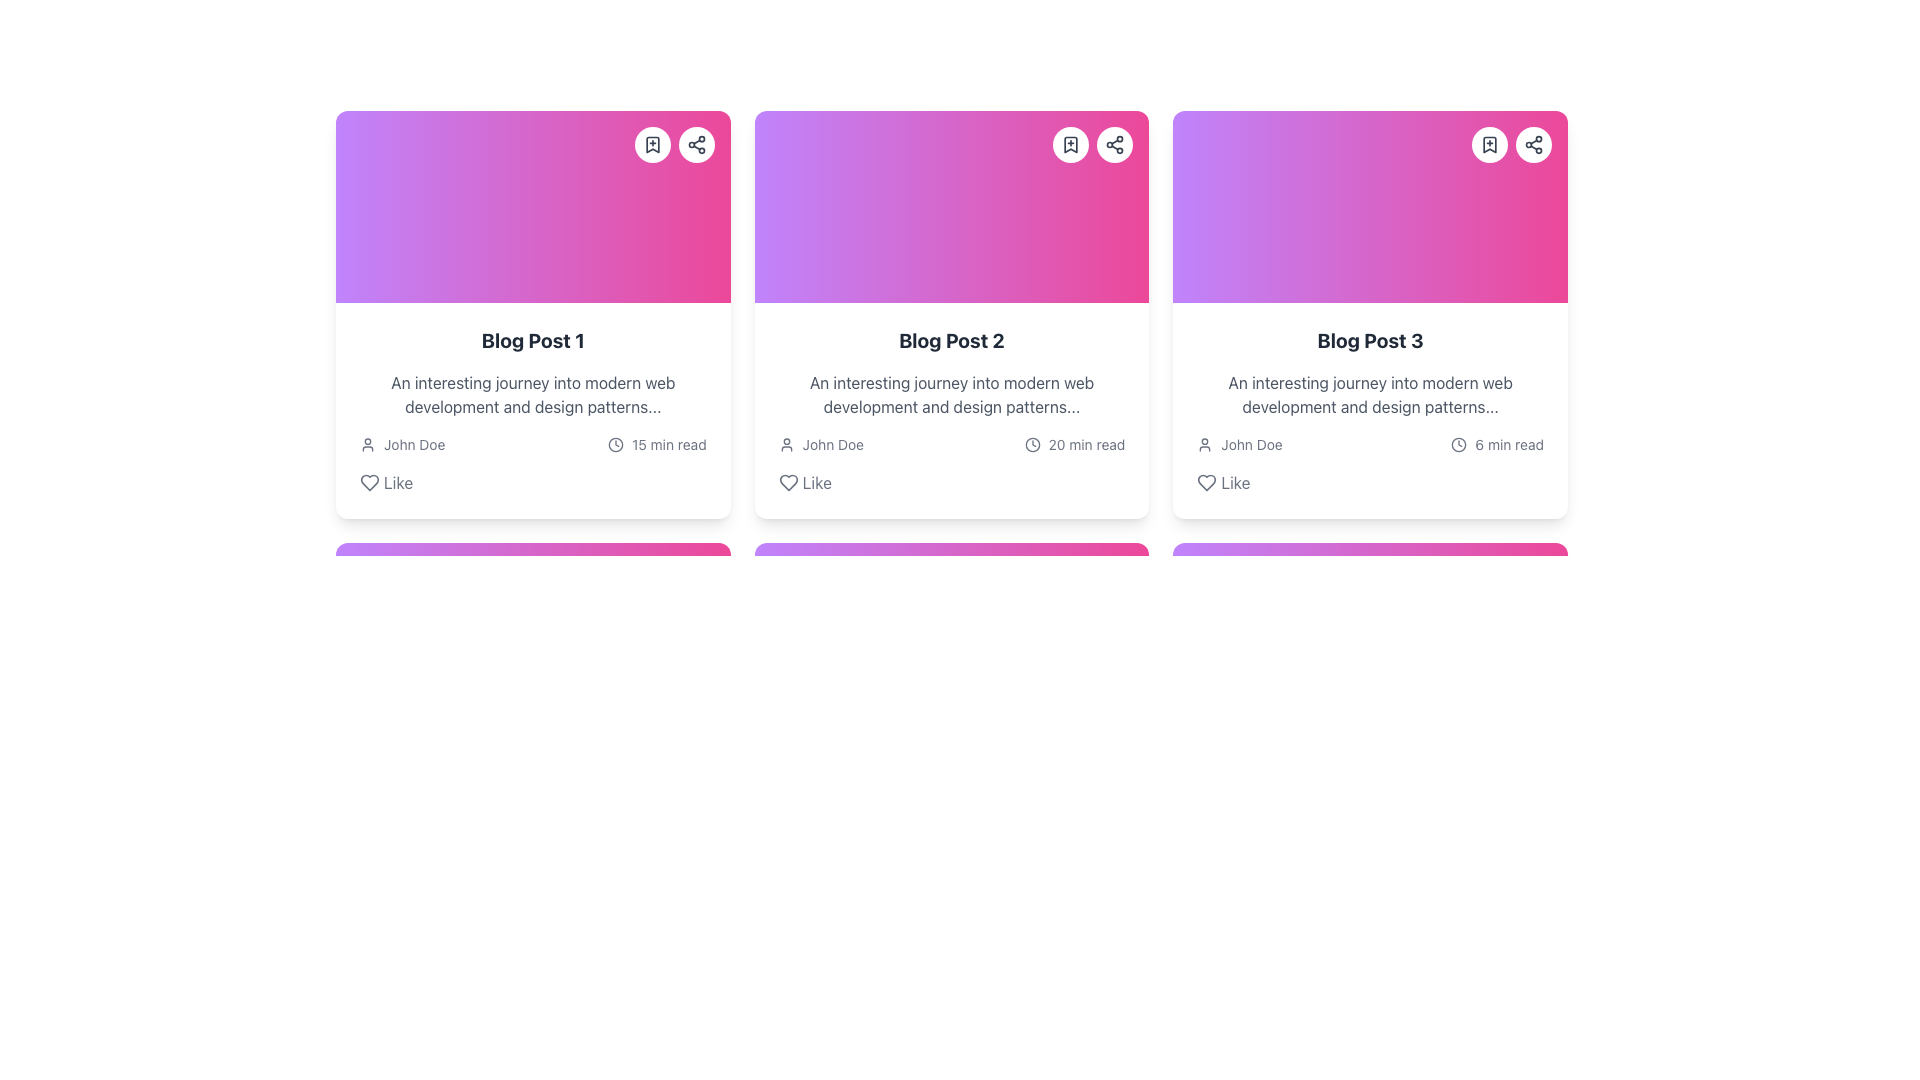 This screenshot has height=1080, width=1920. Describe the element at coordinates (1074, 443) in the screenshot. I see `the Informational Label located at the bottom section of the second card in a row of three, adjacent to the 'John Doe' text` at that location.